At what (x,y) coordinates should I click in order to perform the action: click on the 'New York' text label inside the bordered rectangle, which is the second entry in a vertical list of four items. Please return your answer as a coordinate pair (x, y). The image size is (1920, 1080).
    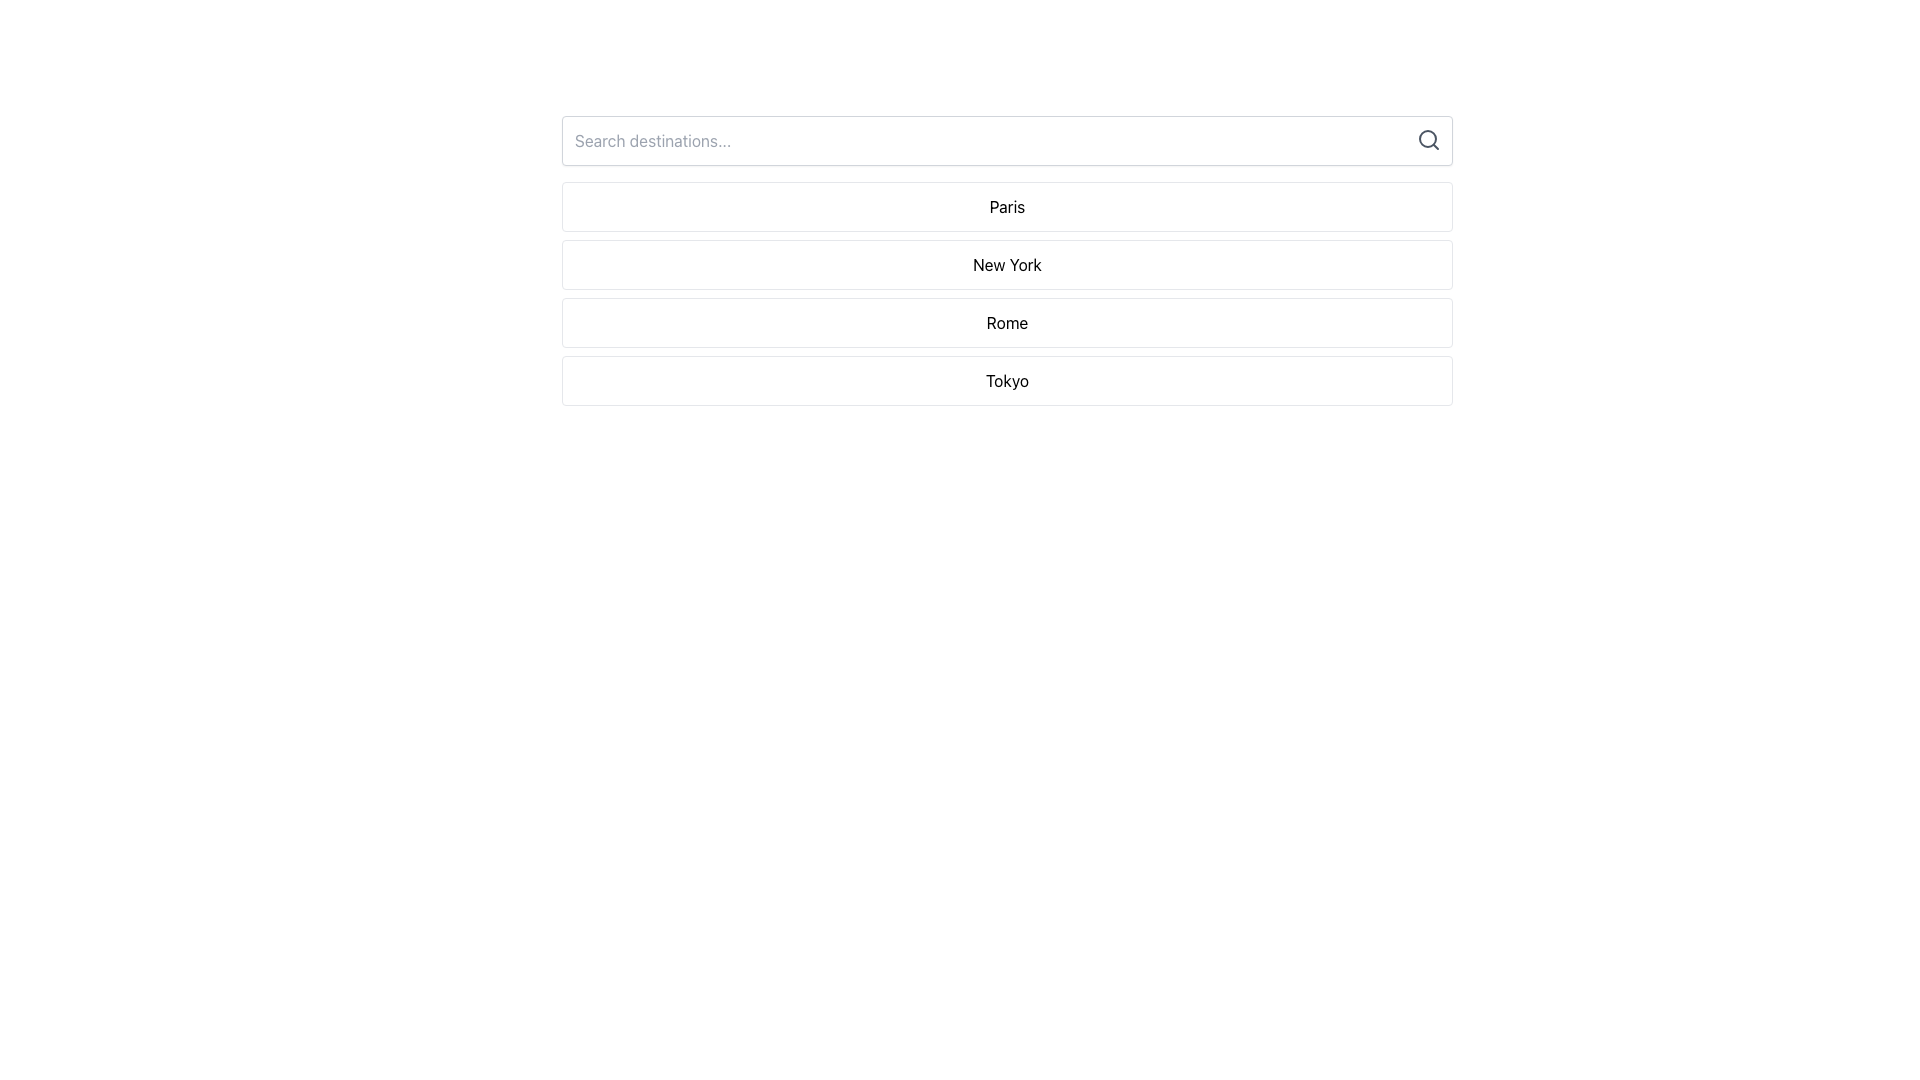
    Looking at the image, I should click on (1007, 264).